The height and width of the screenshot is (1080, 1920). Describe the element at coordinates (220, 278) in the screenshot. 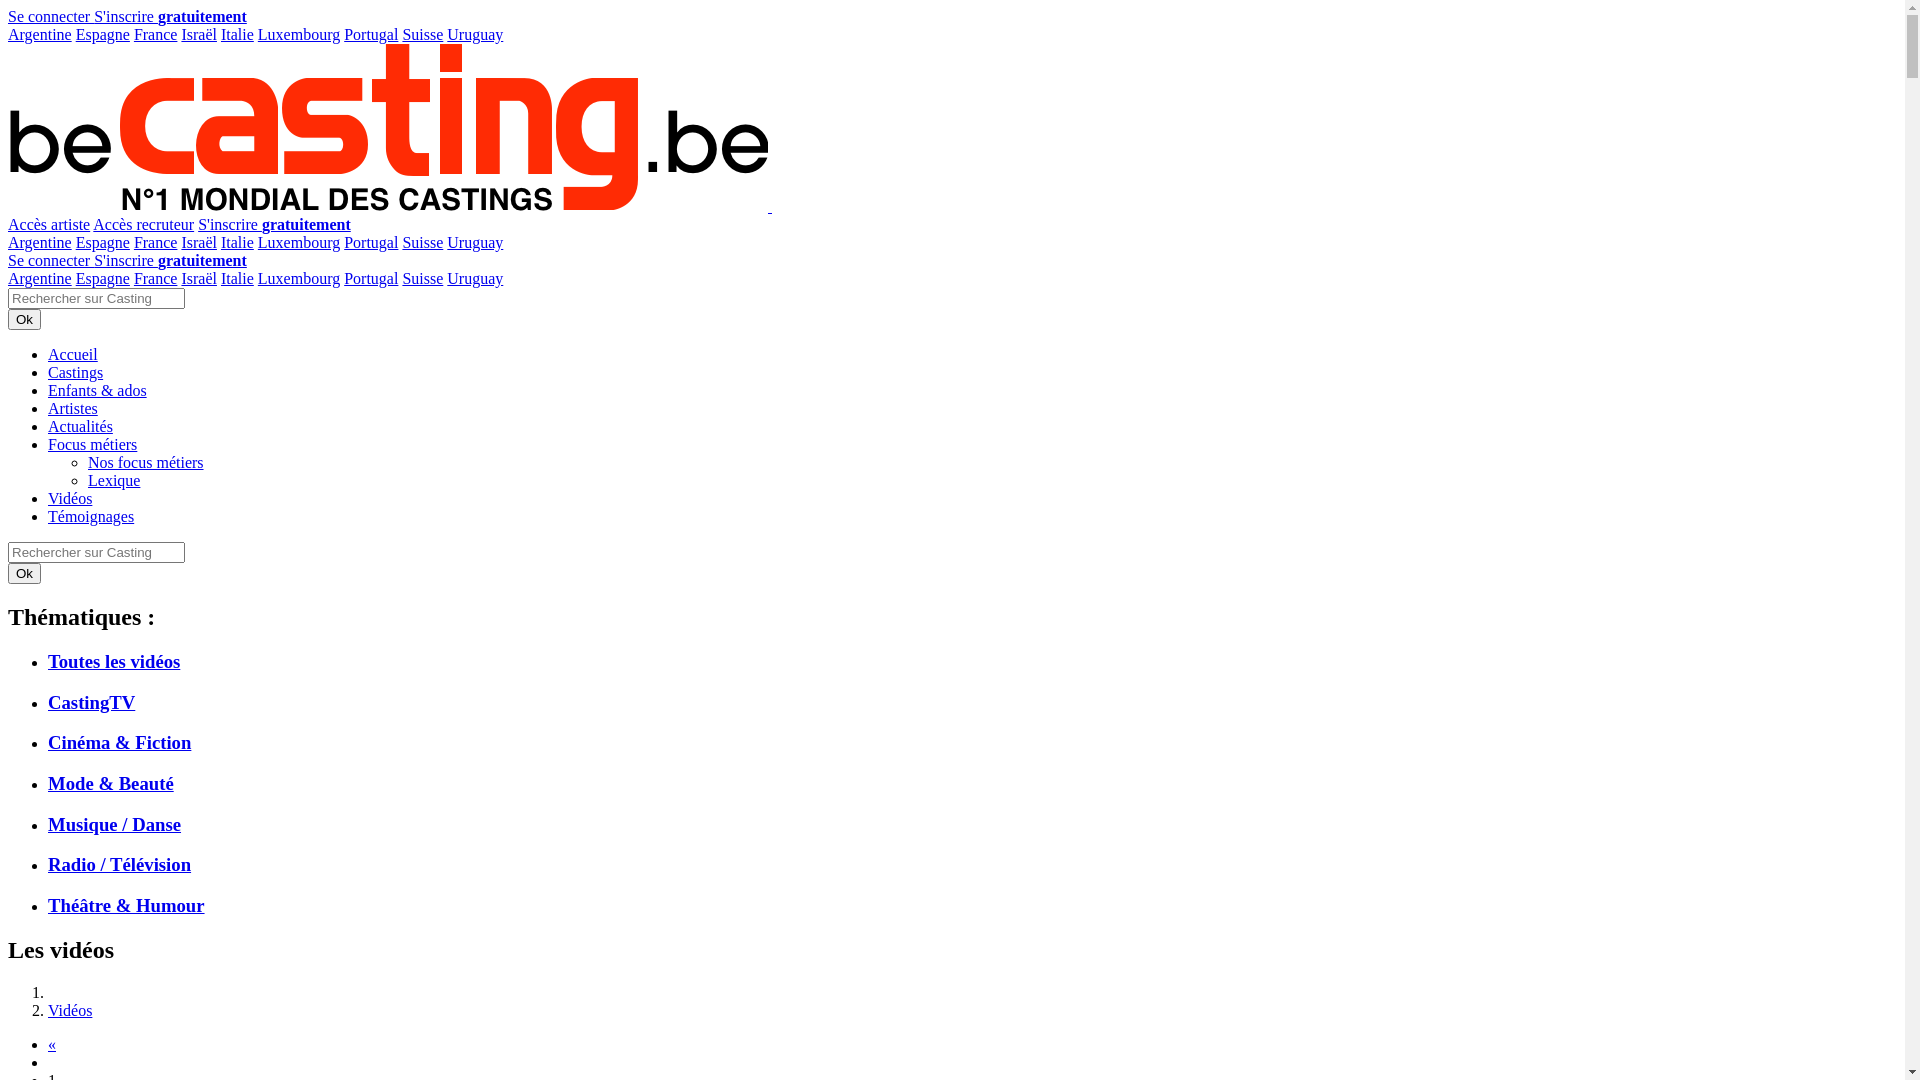

I see `'Italie'` at that location.